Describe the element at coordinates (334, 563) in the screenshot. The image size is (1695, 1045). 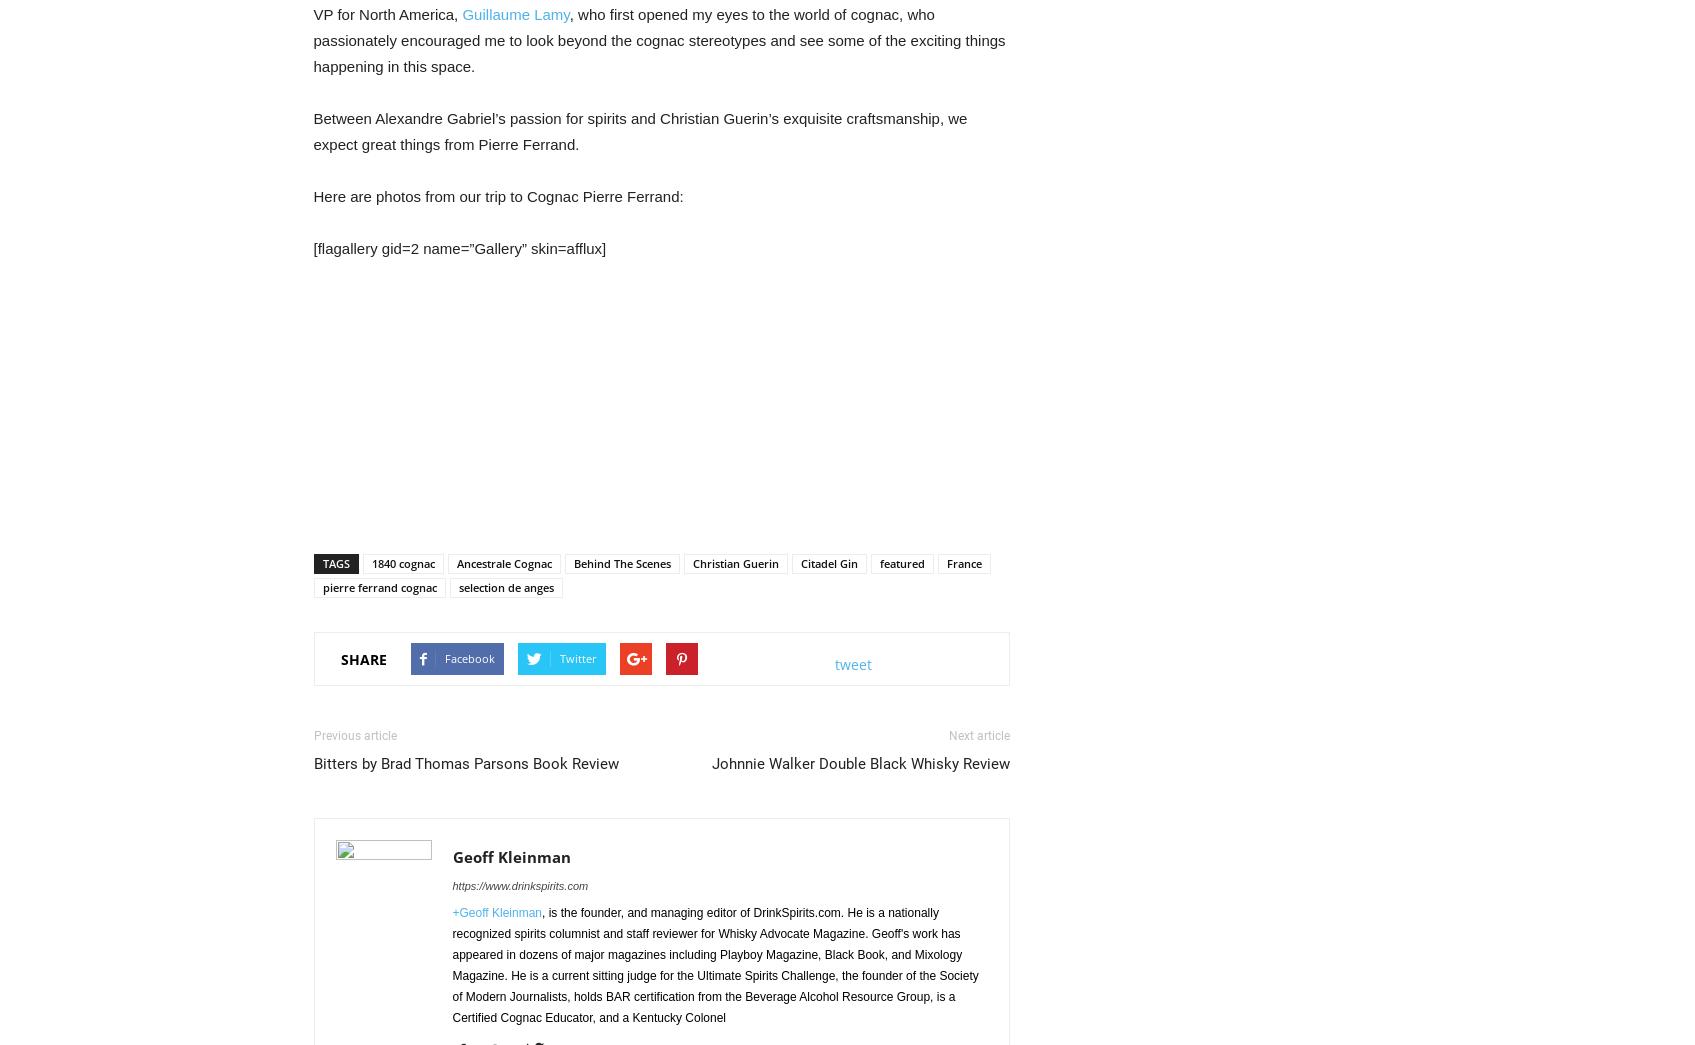
I see `'TAGS'` at that location.